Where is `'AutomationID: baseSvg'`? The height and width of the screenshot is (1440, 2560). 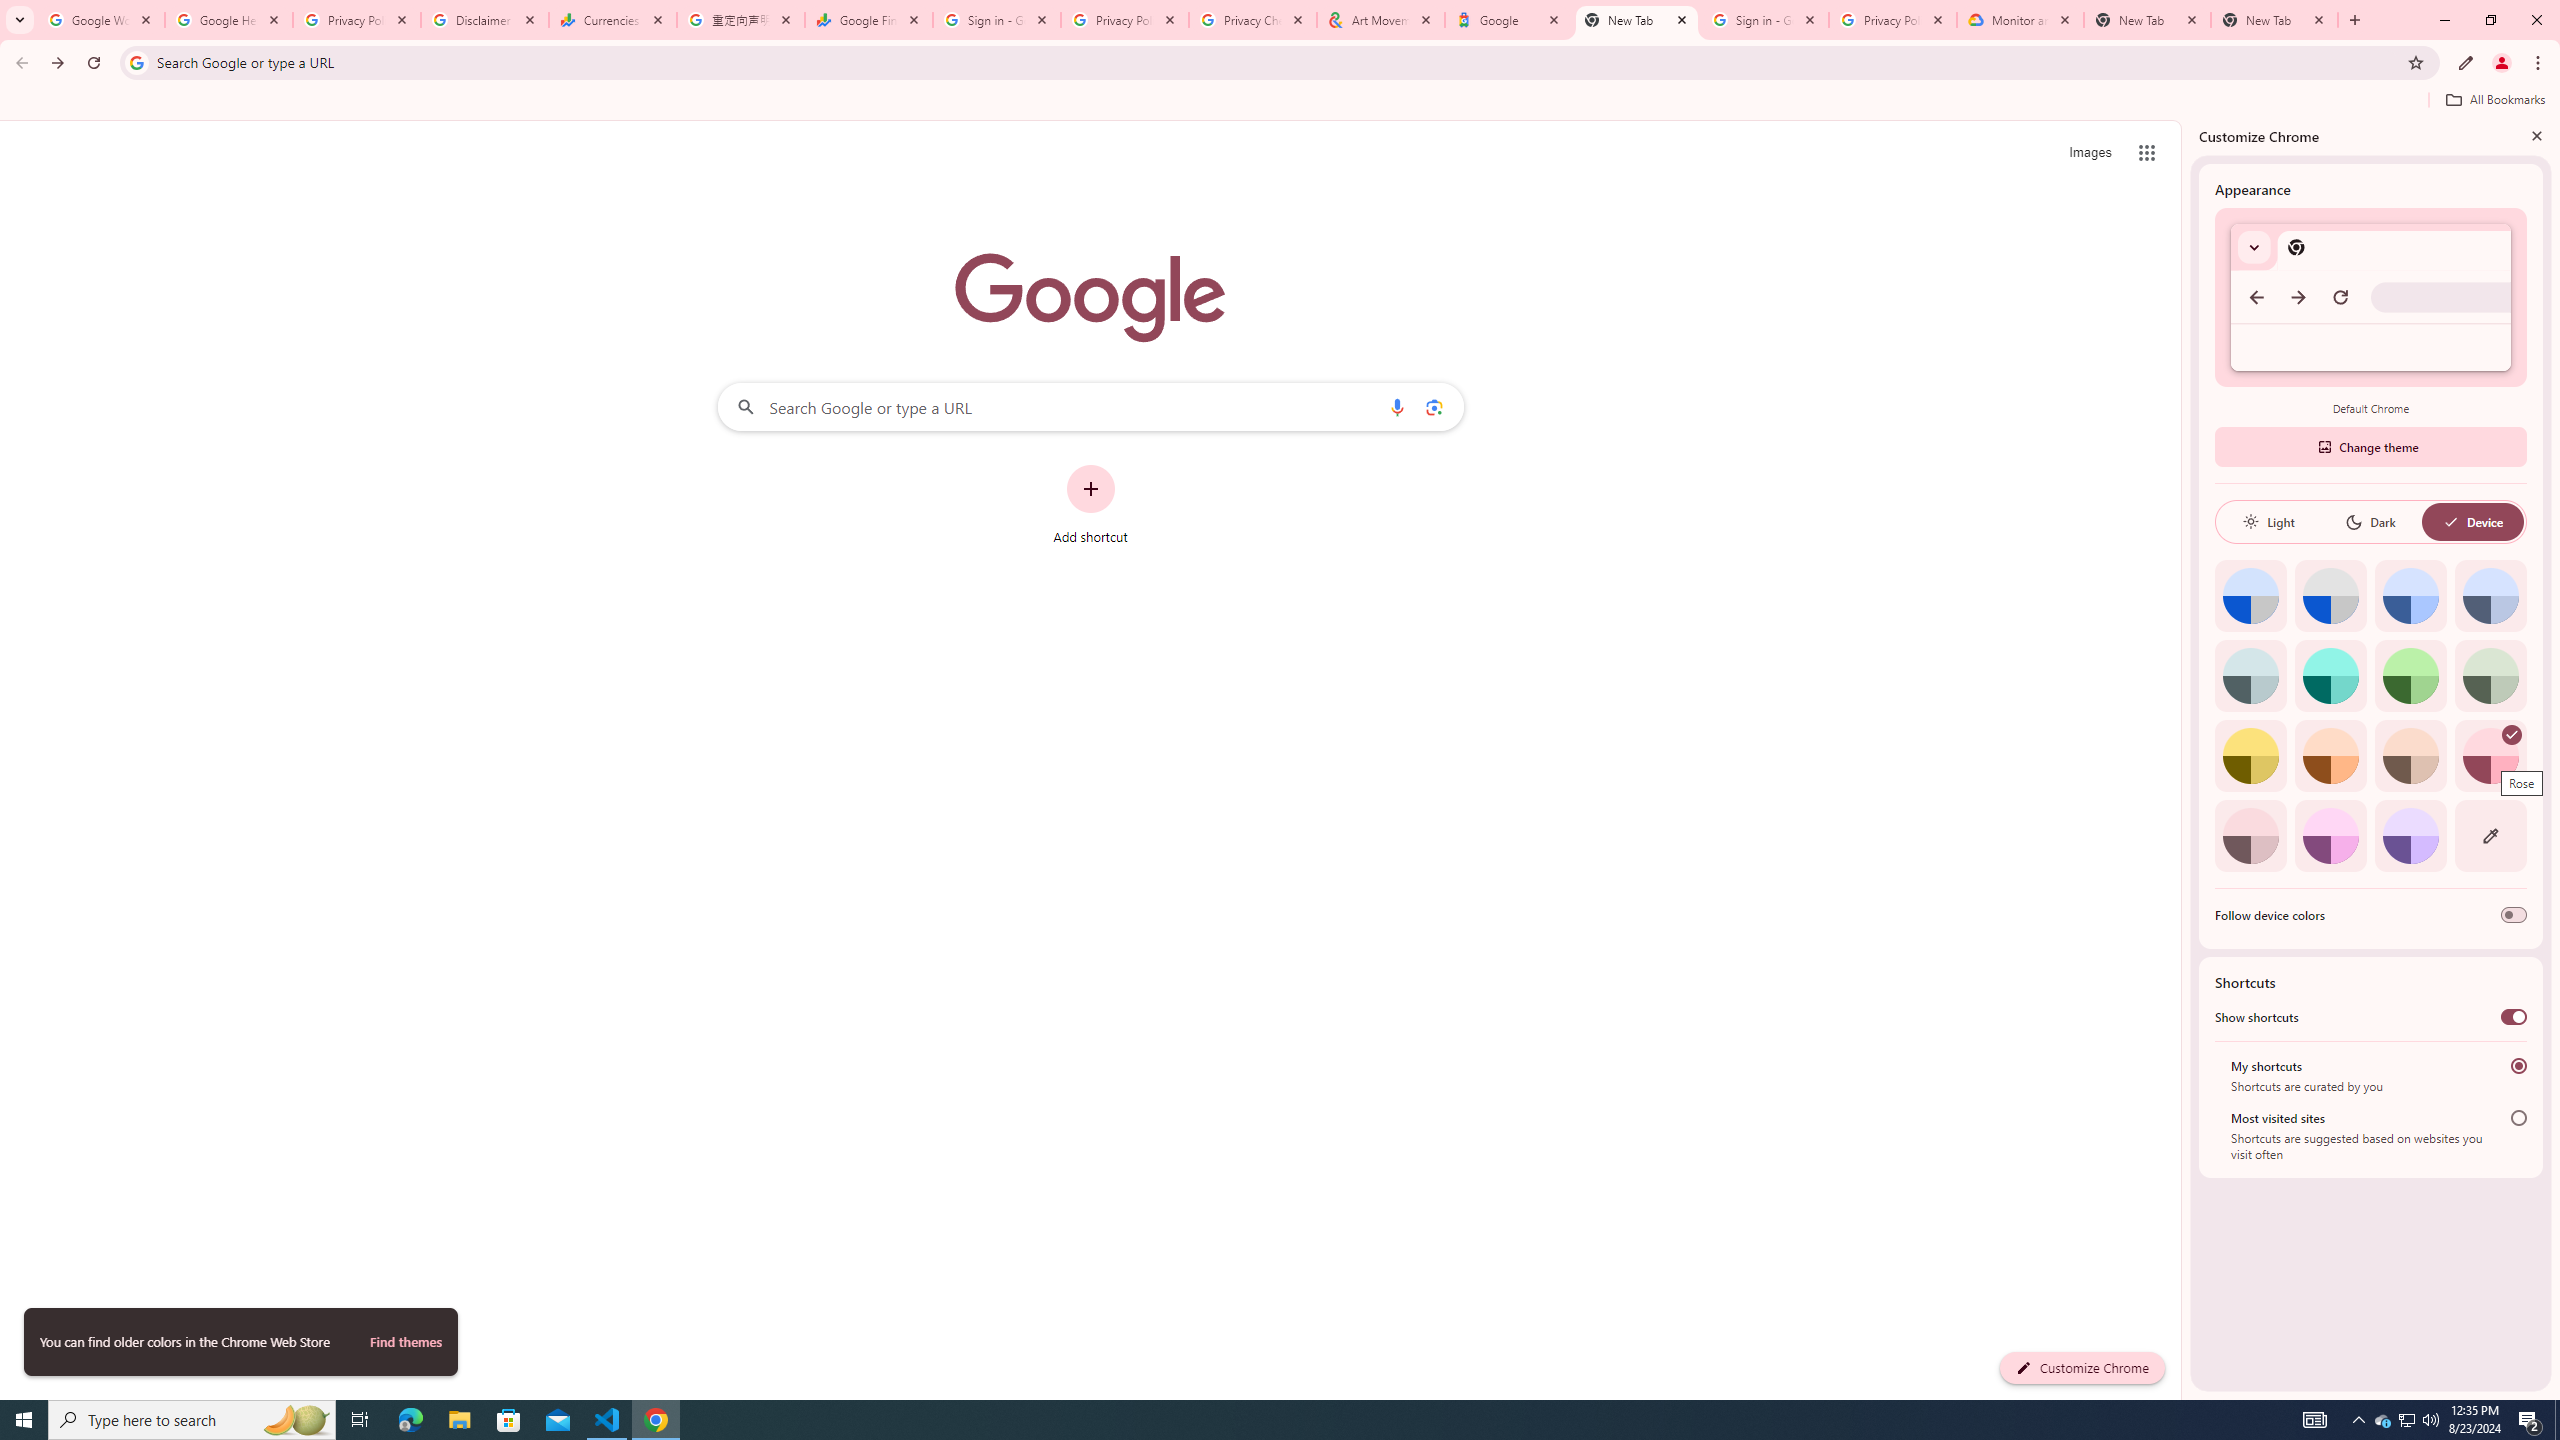
'AutomationID: baseSvg' is located at coordinates (2450, 521).